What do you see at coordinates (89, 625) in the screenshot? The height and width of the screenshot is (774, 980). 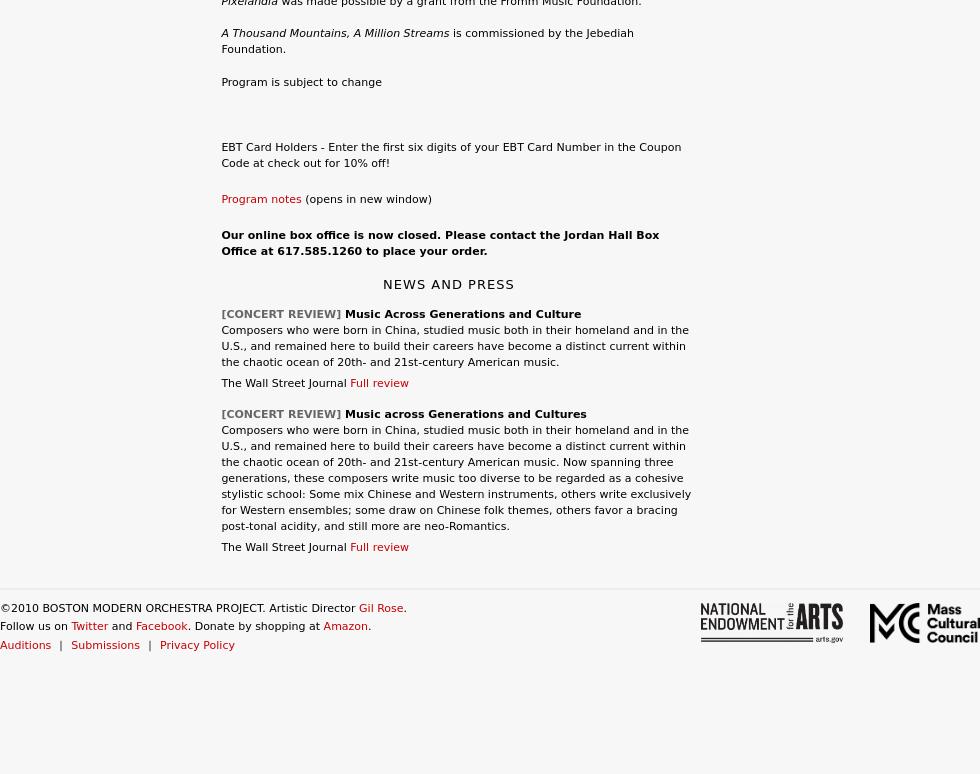 I see `'Twitter'` at bounding box center [89, 625].